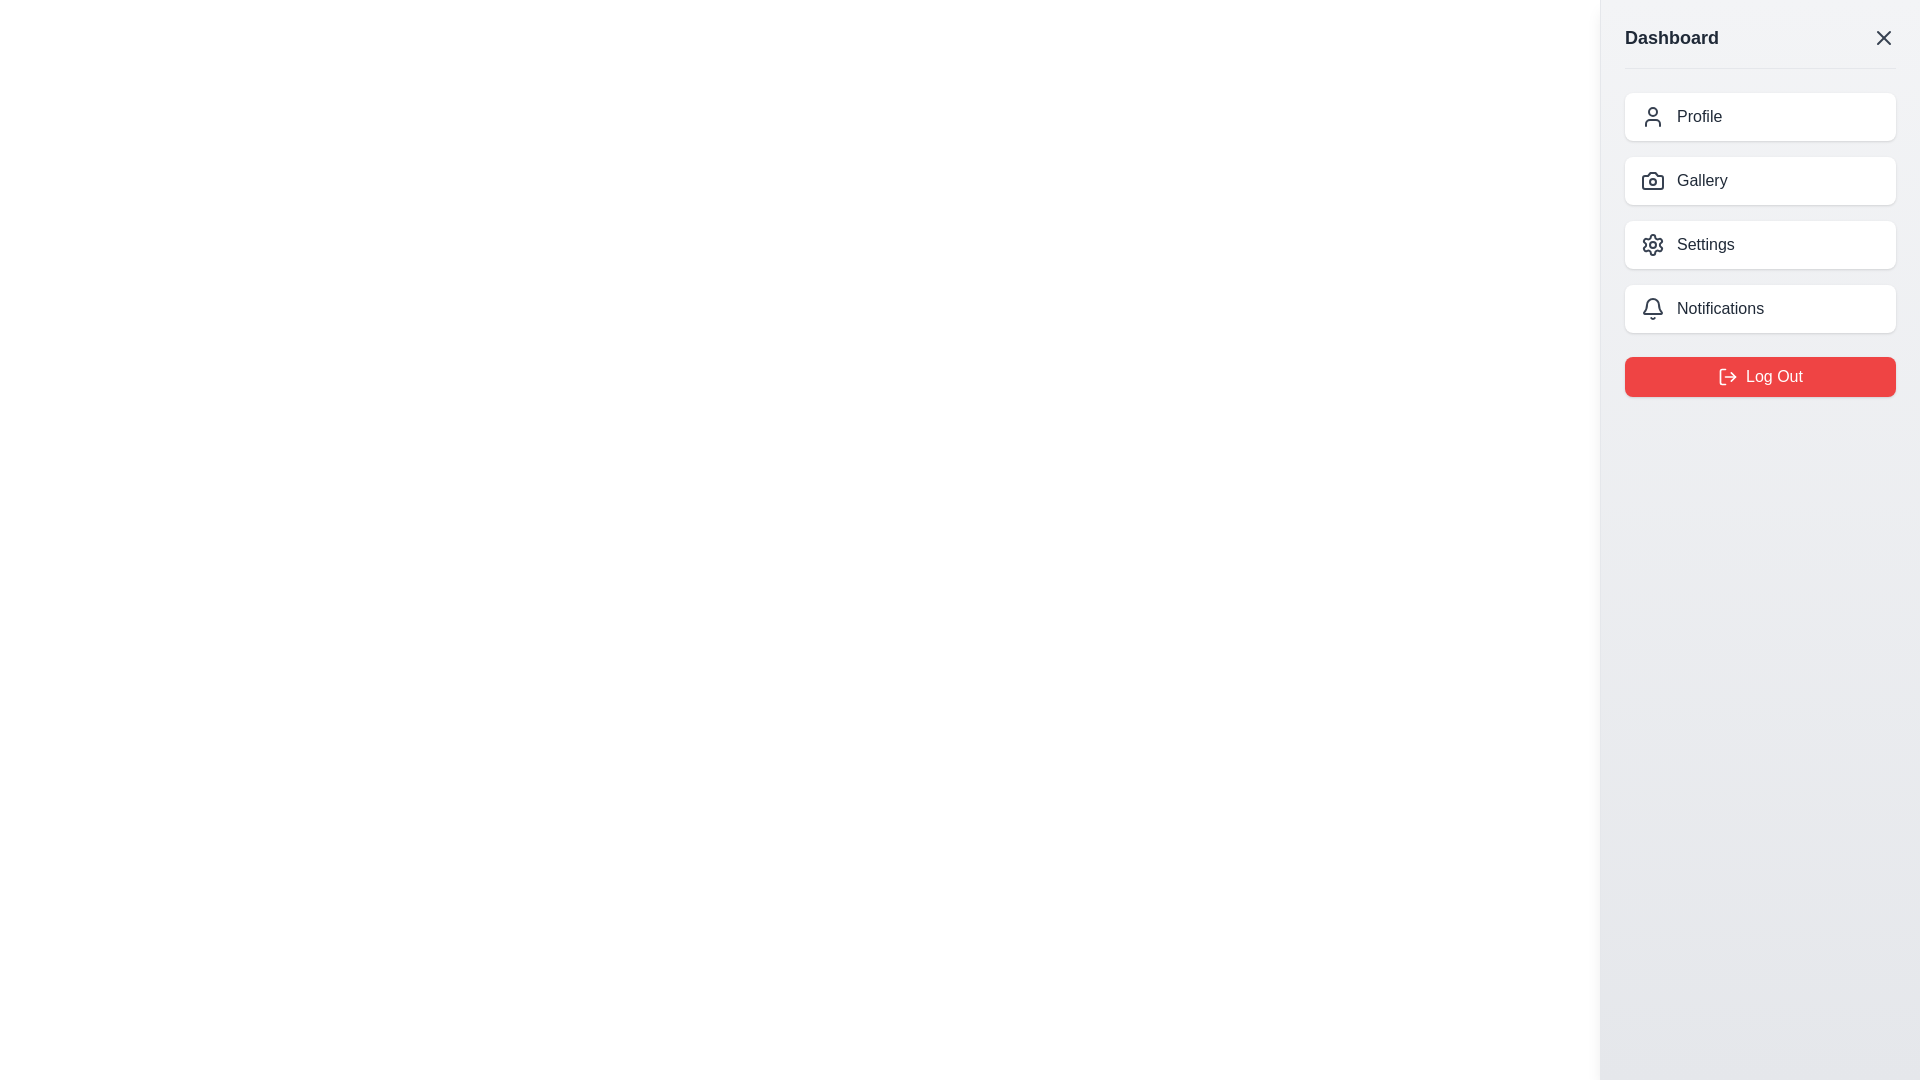  What do you see at coordinates (1704, 244) in the screenshot?
I see `the 'Settings' text label within the button` at bounding box center [1704, 244].